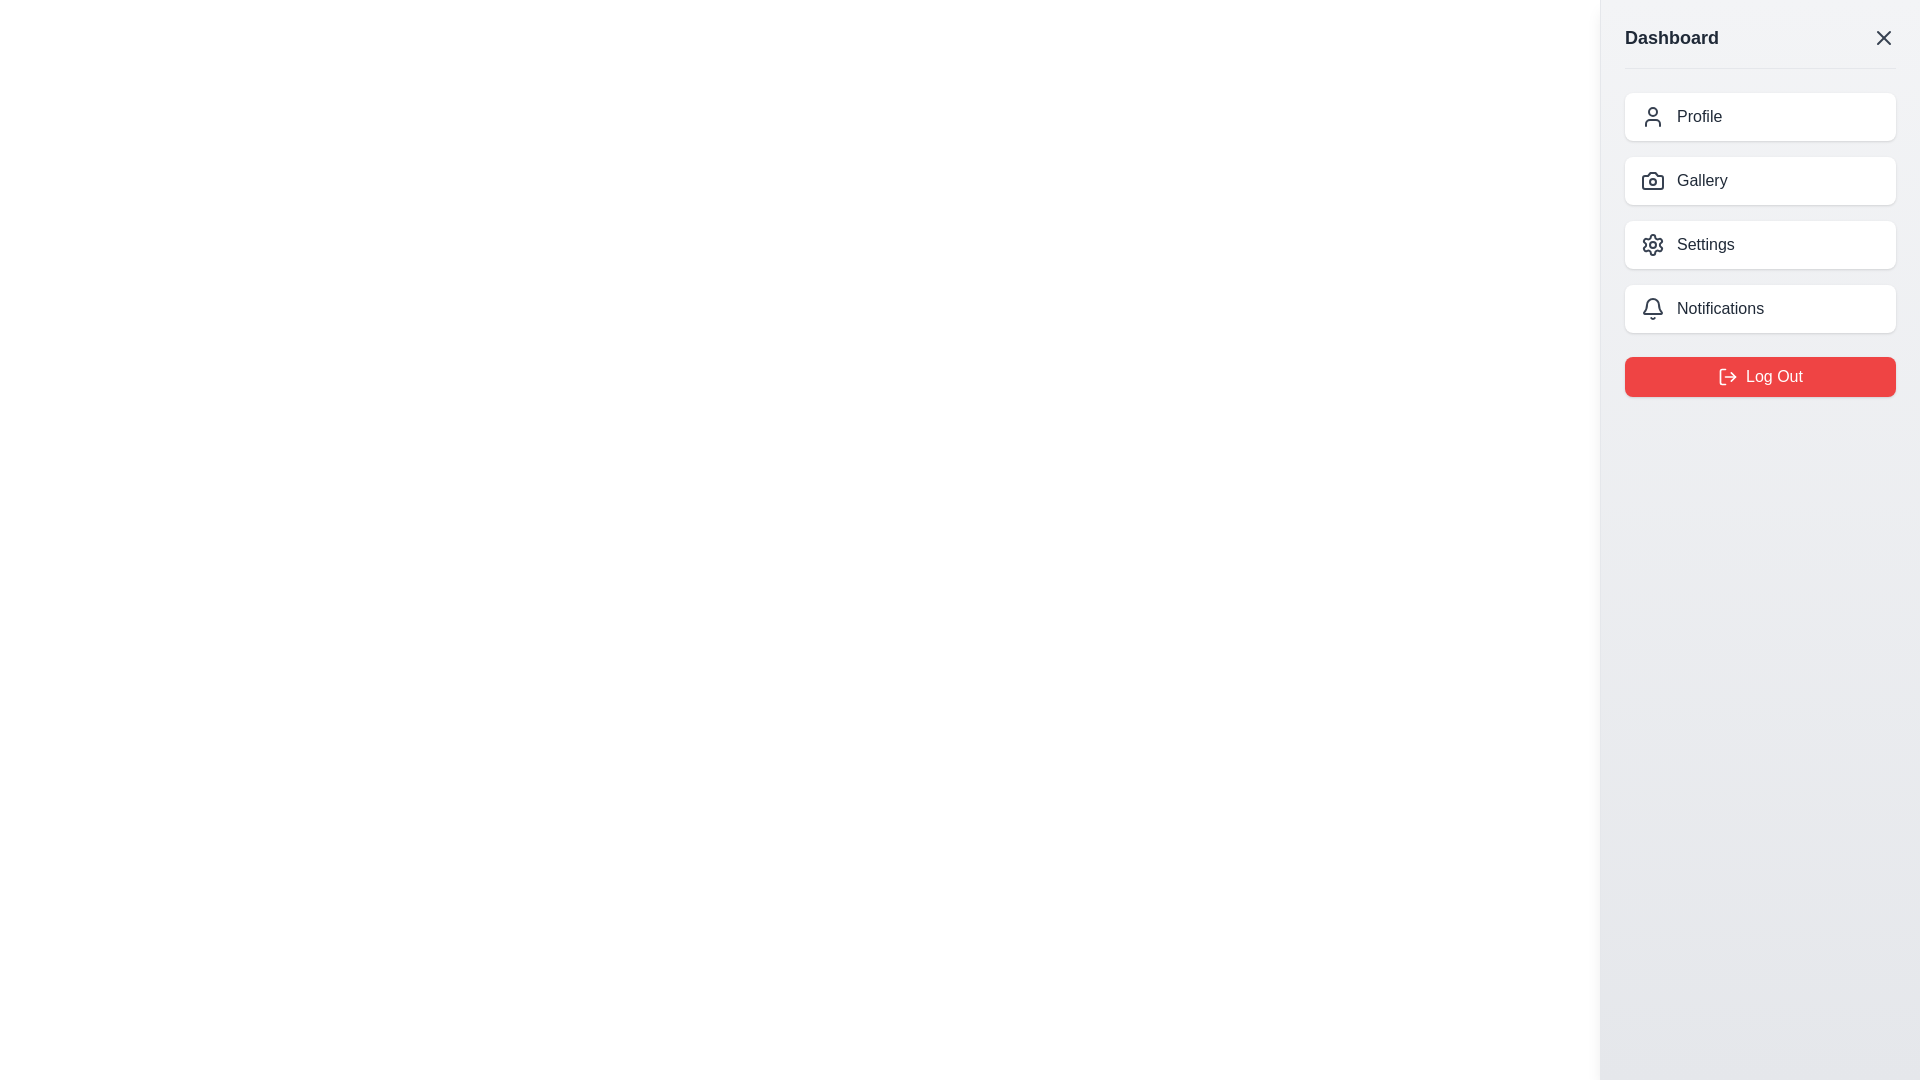  What do you see at coordinates (1704, 244) in the screenshot?
I see `the 'Settings' text label within the button` at bounding box center [1704, 244].